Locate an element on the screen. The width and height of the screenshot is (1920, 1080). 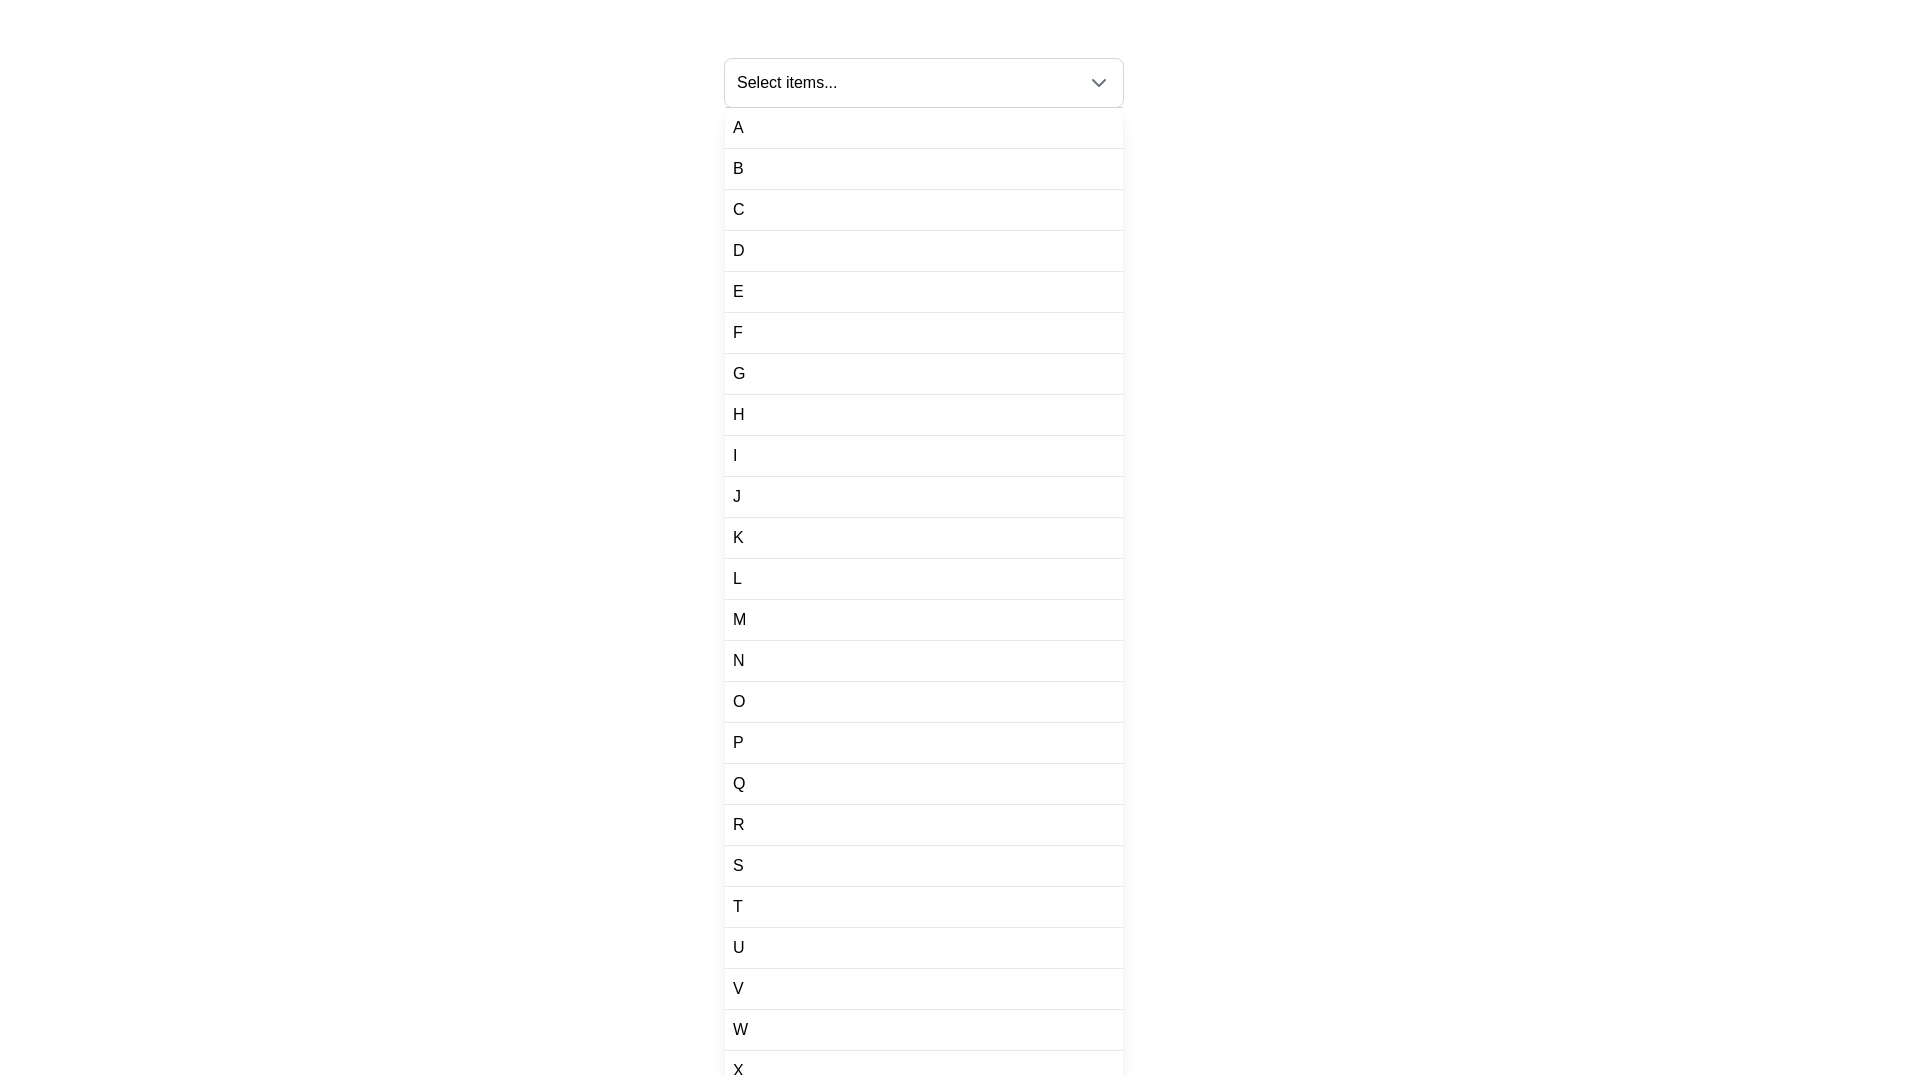
the list item displaying the character 'E' is located at coordinates (923, 292).